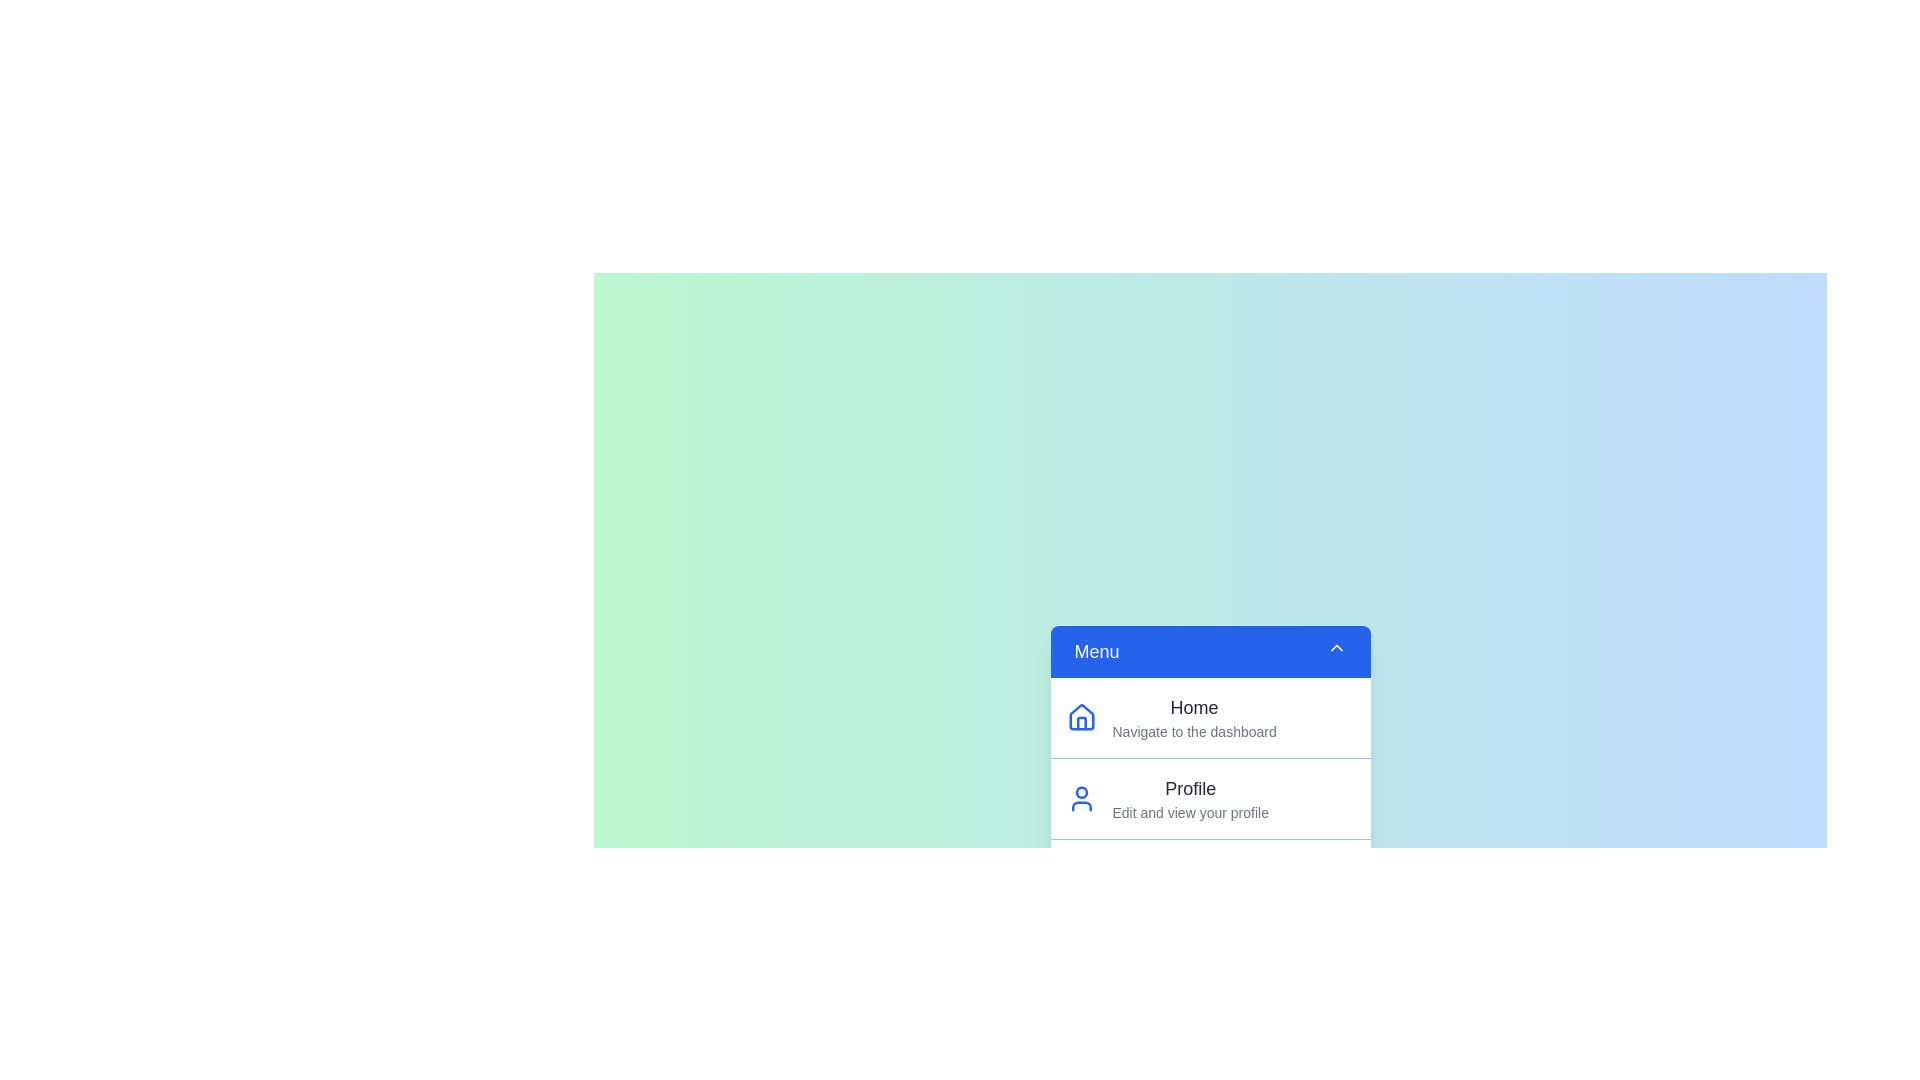  What do you see at coordinates (1209, 716) in the screenshot?
I see `the menu item labeled 'Home' to observe hover effects` at bounding box center [1209, 716].